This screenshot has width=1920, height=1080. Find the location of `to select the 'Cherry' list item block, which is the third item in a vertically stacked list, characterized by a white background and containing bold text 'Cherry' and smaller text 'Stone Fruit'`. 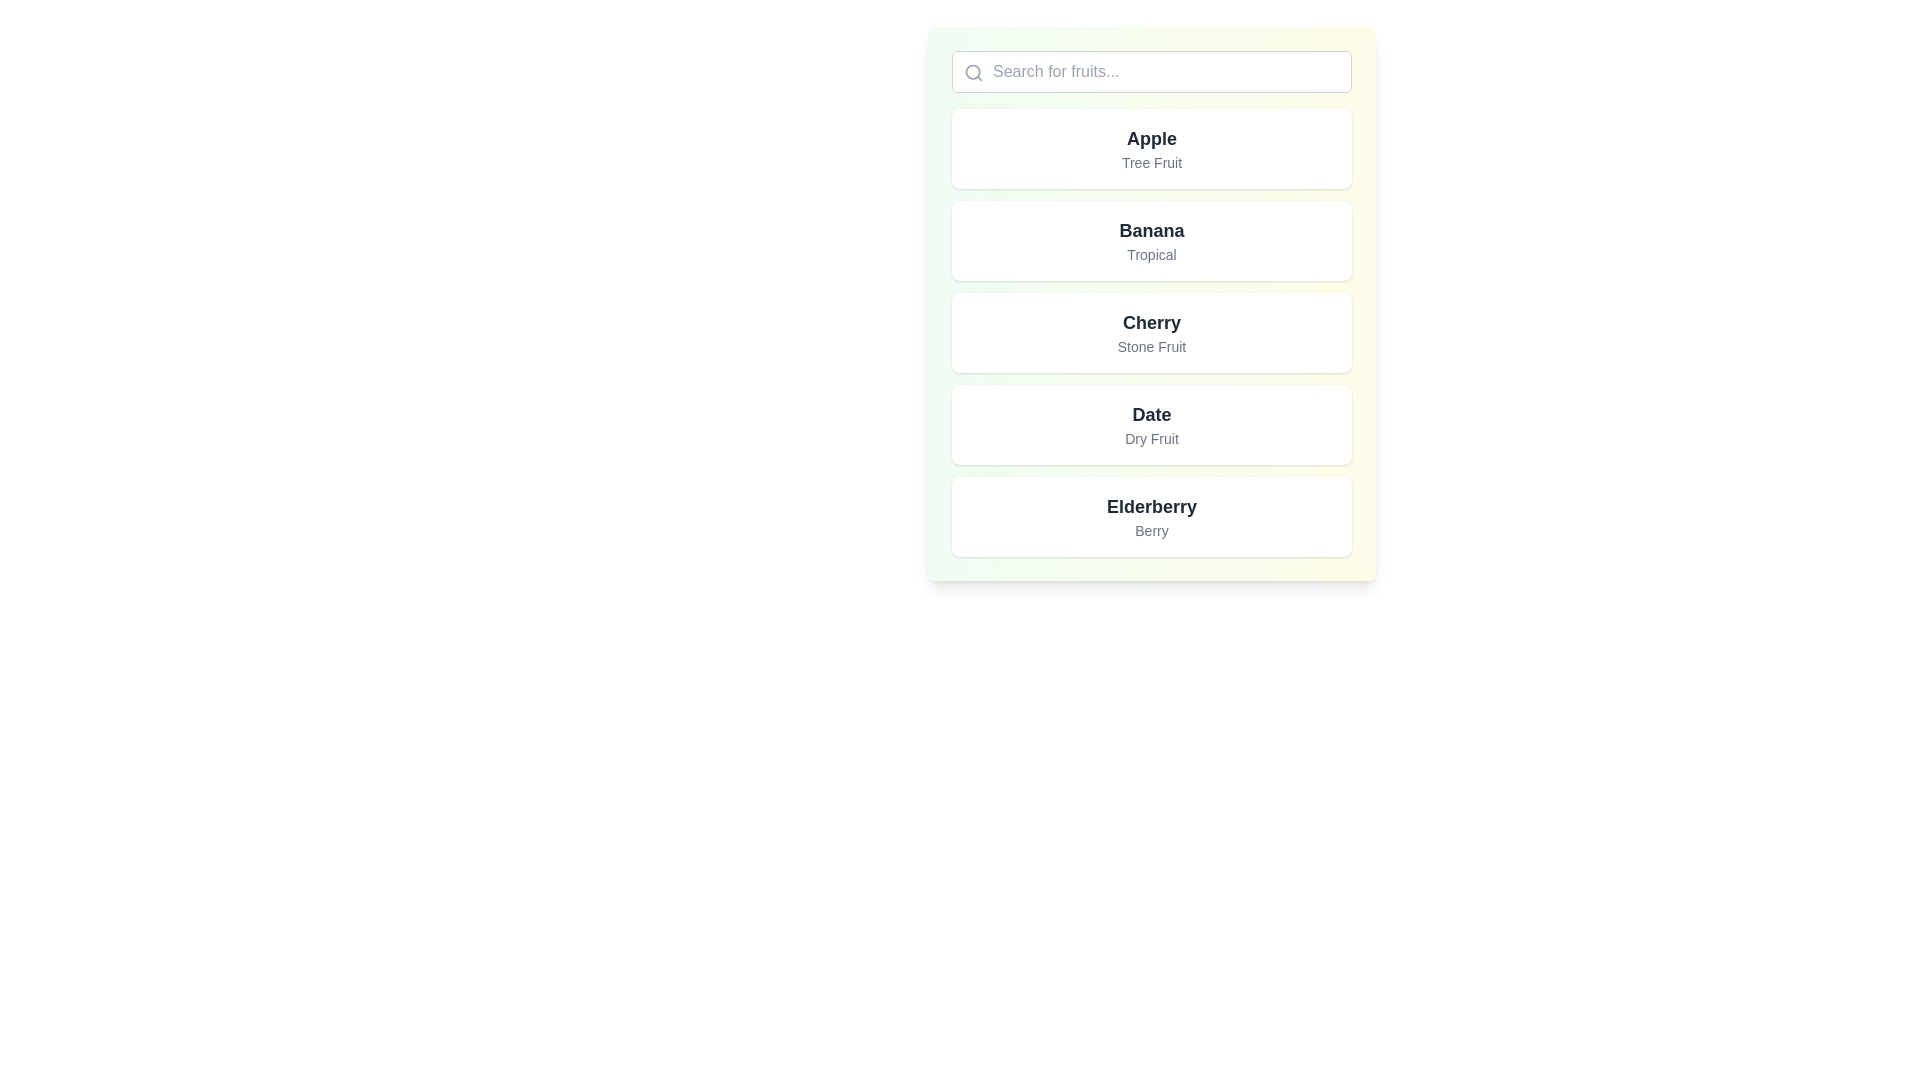

to select the 'Cherry' list item block, which is the third item in a vertically stacked list, characterized by a white background and containing bold text 'Cherry' and smaller text 'Stone Fruit' is located at coordinates (1152, 331).